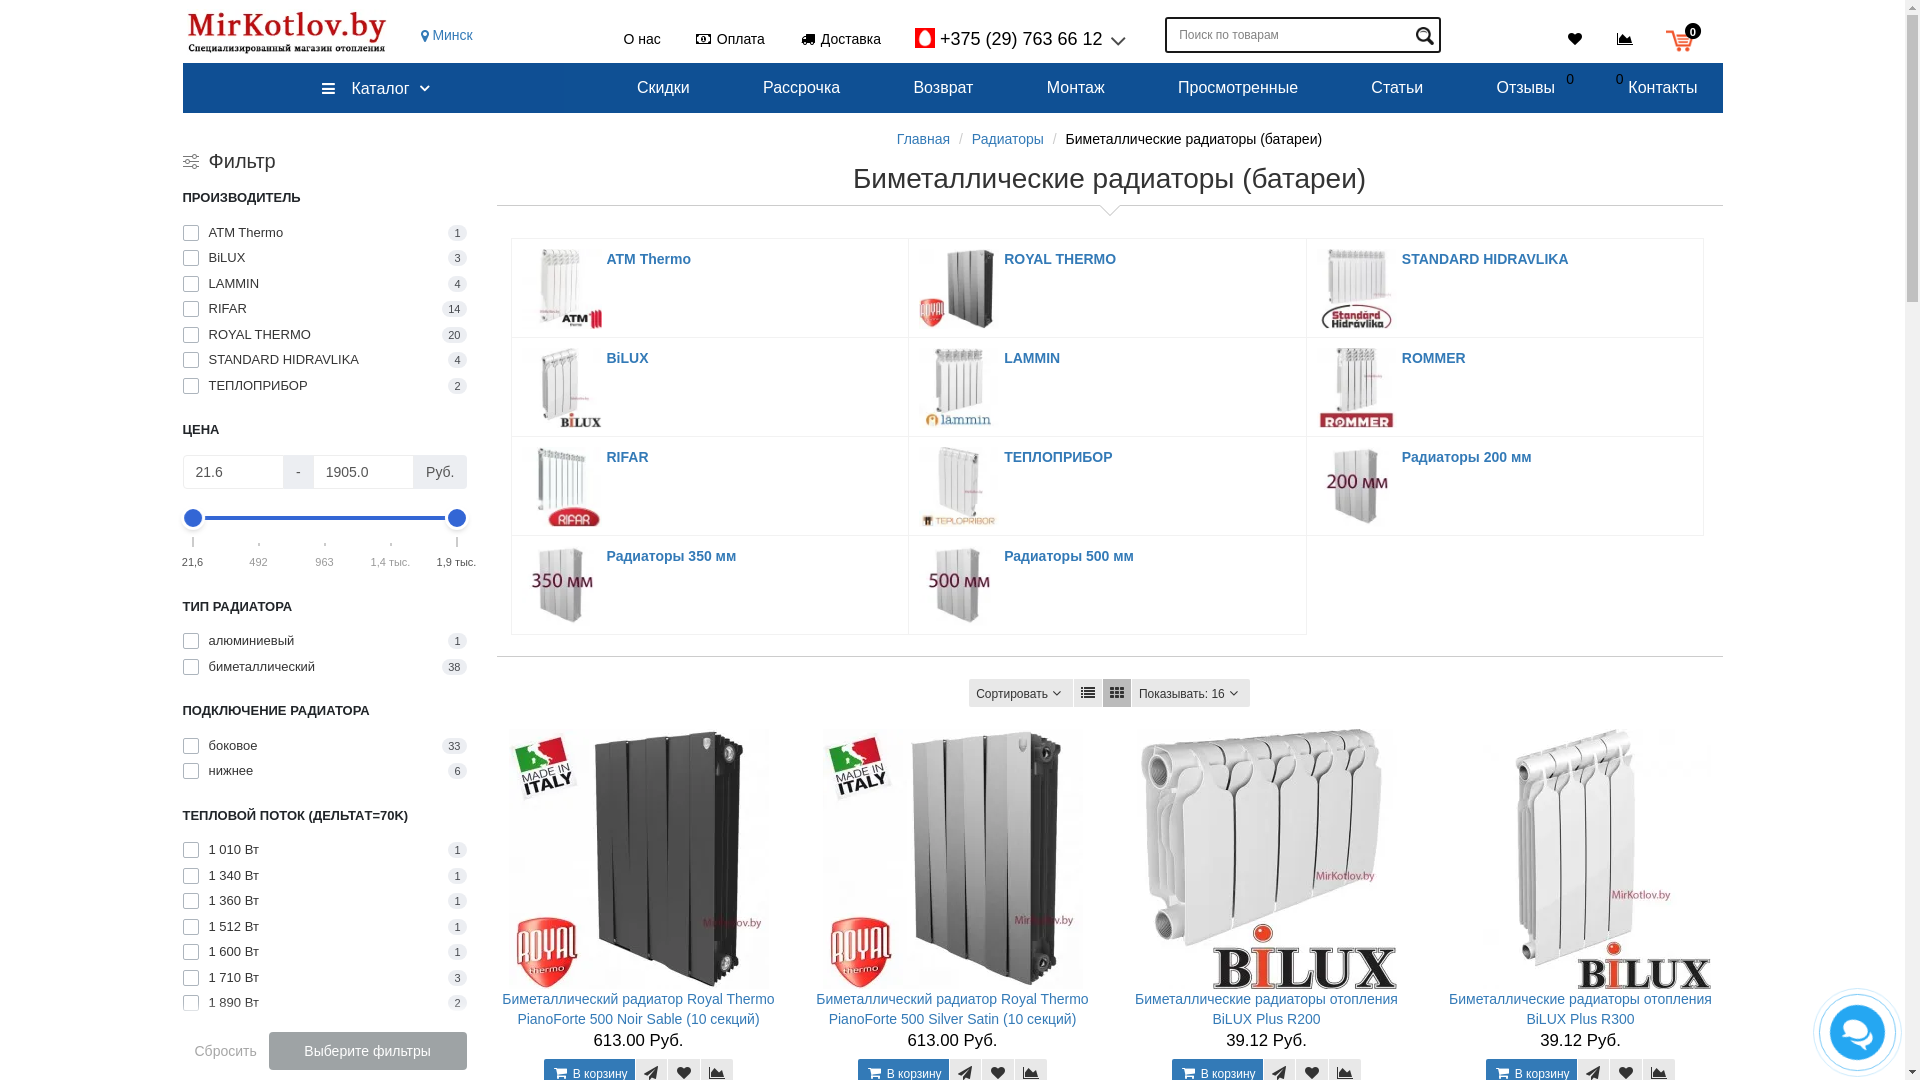 Image resolution: width=1920 pixels, height=1080 pixels. I want to click on 'RIFAR', so click(626, 456).